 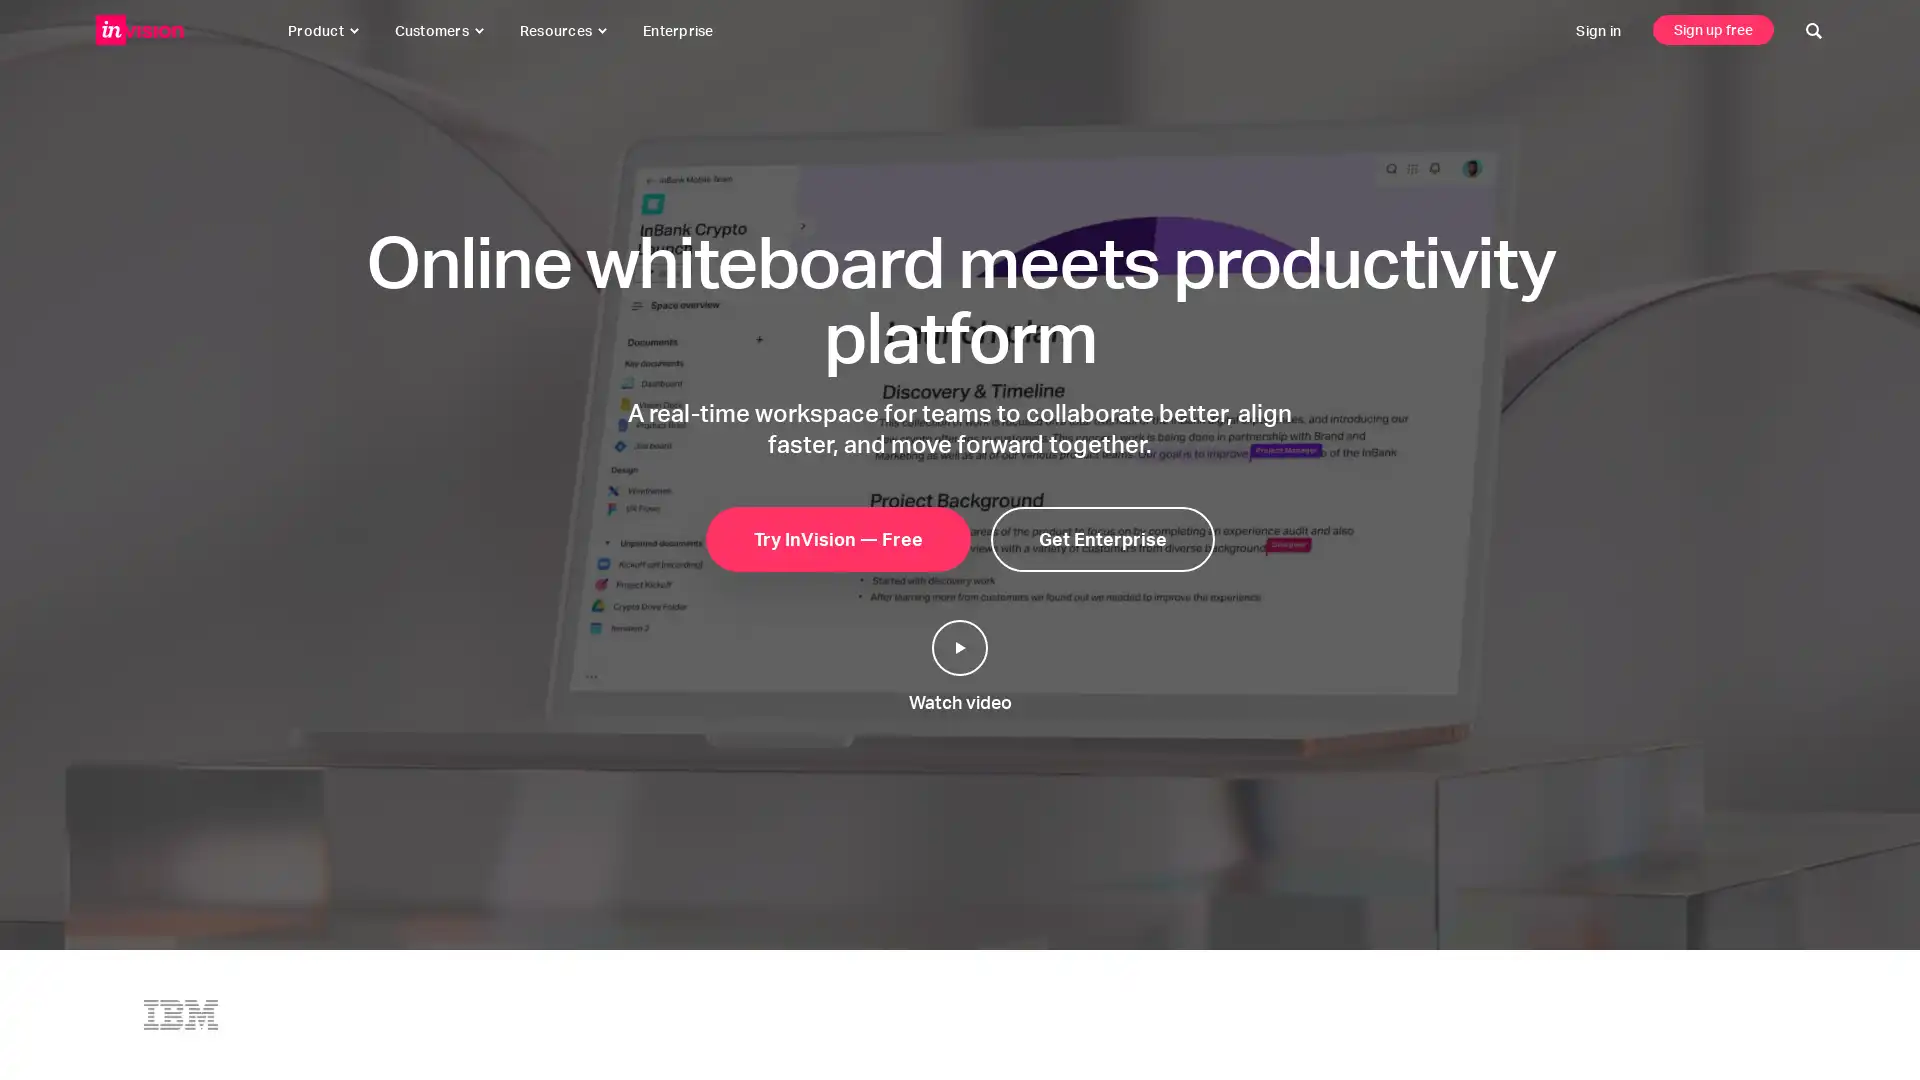 I want to click on try invision  free, so click(x=837, y=538).